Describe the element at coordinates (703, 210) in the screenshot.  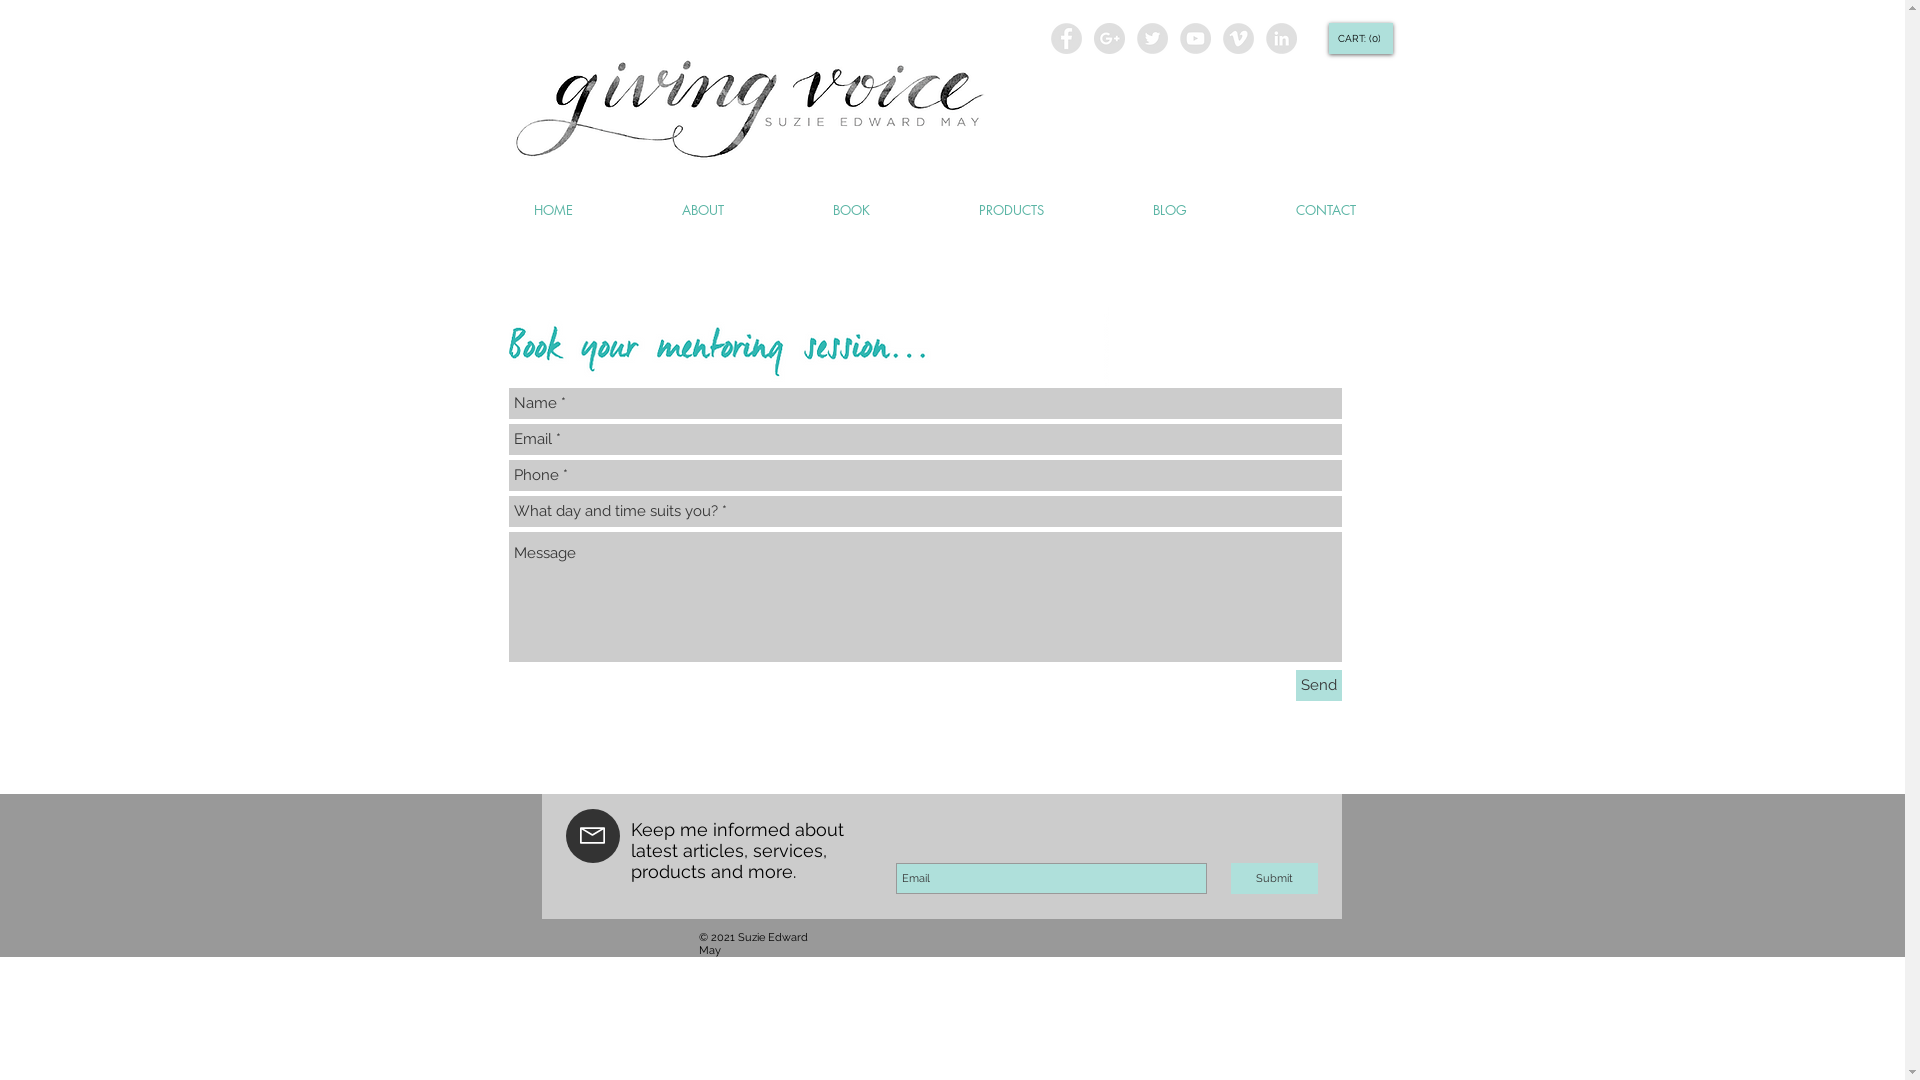
I see `'ABOUT'` at that location.